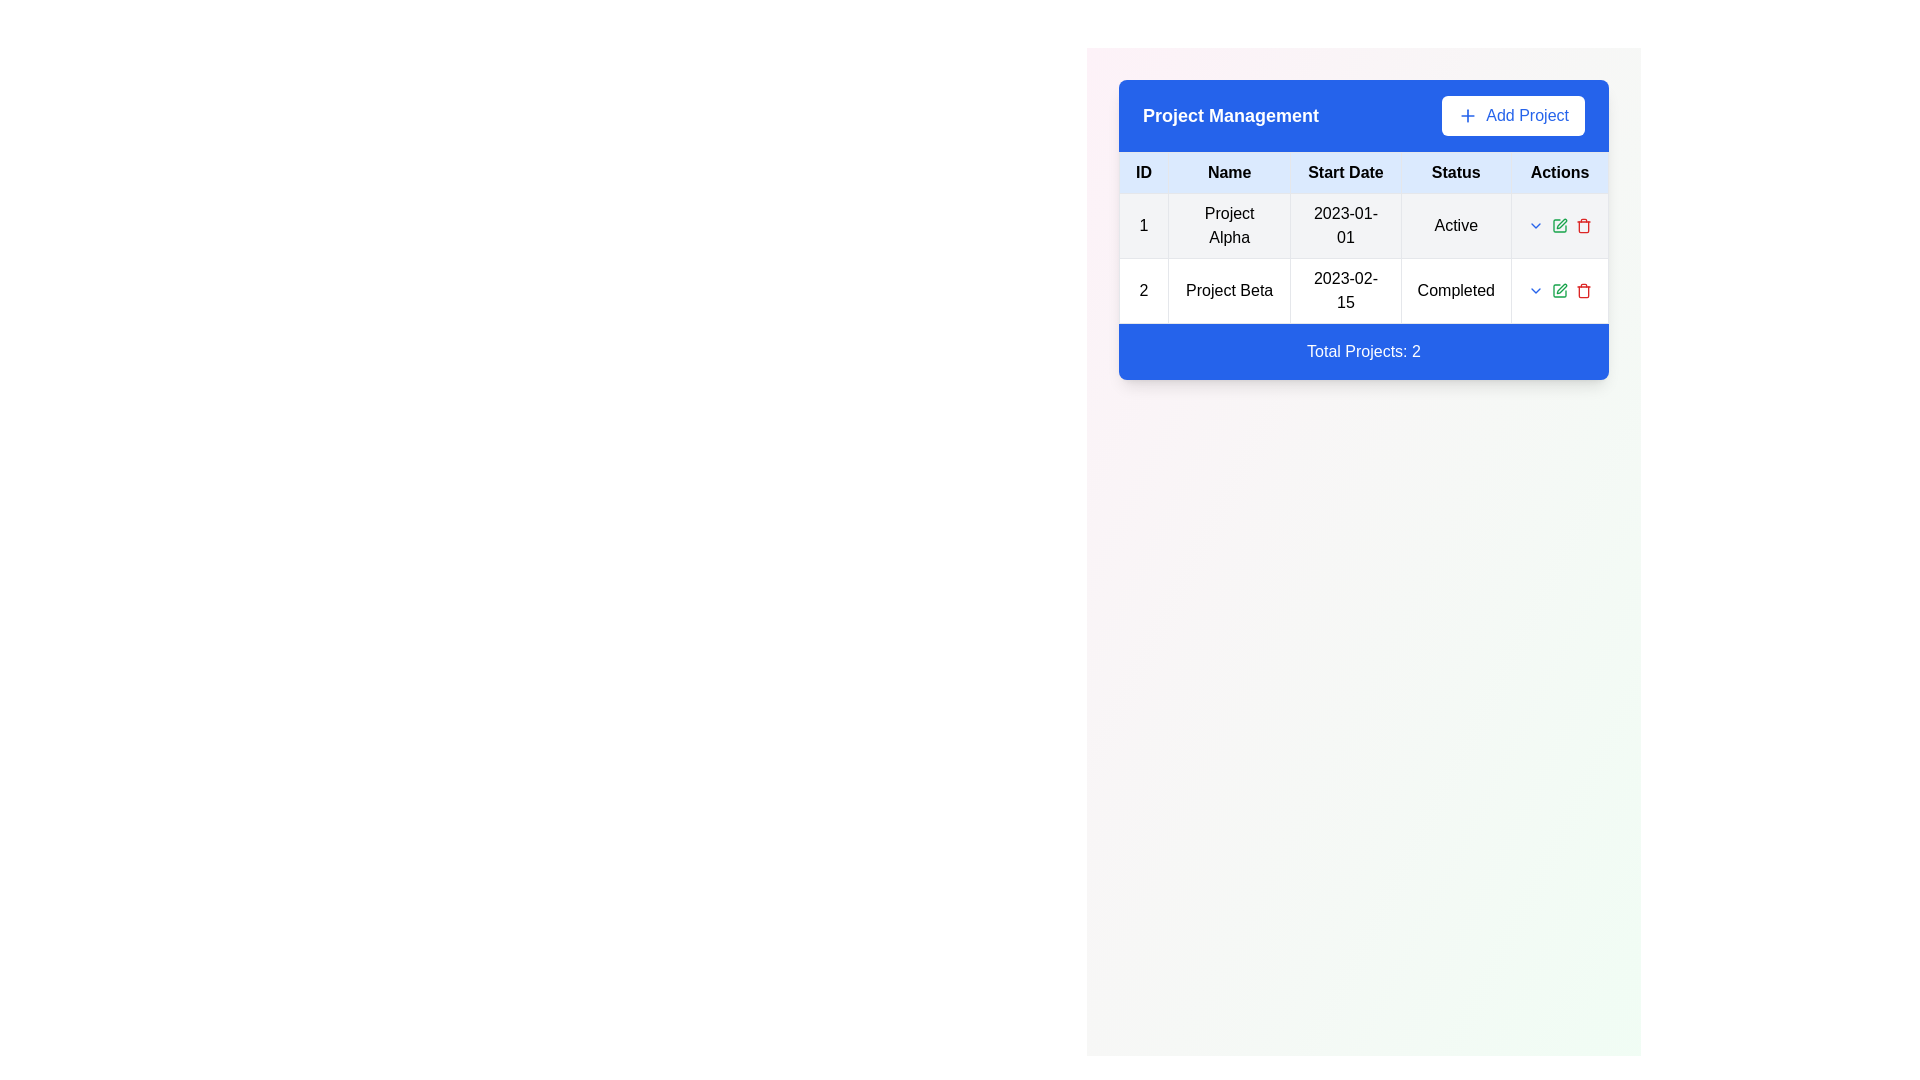 The height and width of the screenshot is (1080, 1920). What do you see at coordinates (1143, 225) in the screenshot?
I see `the text label displaying the number '1' in the first cell of the first row under the 'ID' column of the table` at bounding box center [1143, 225].